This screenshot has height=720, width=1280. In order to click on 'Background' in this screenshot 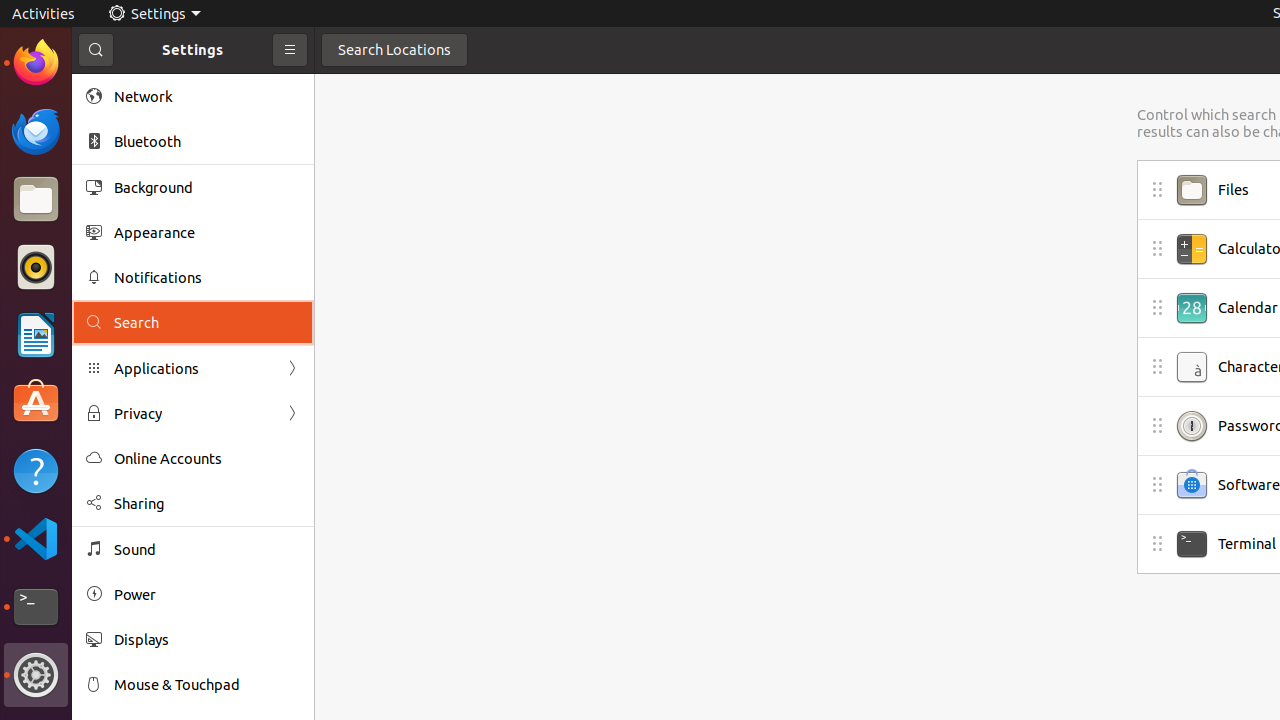, I will do `click(206, 187)`.